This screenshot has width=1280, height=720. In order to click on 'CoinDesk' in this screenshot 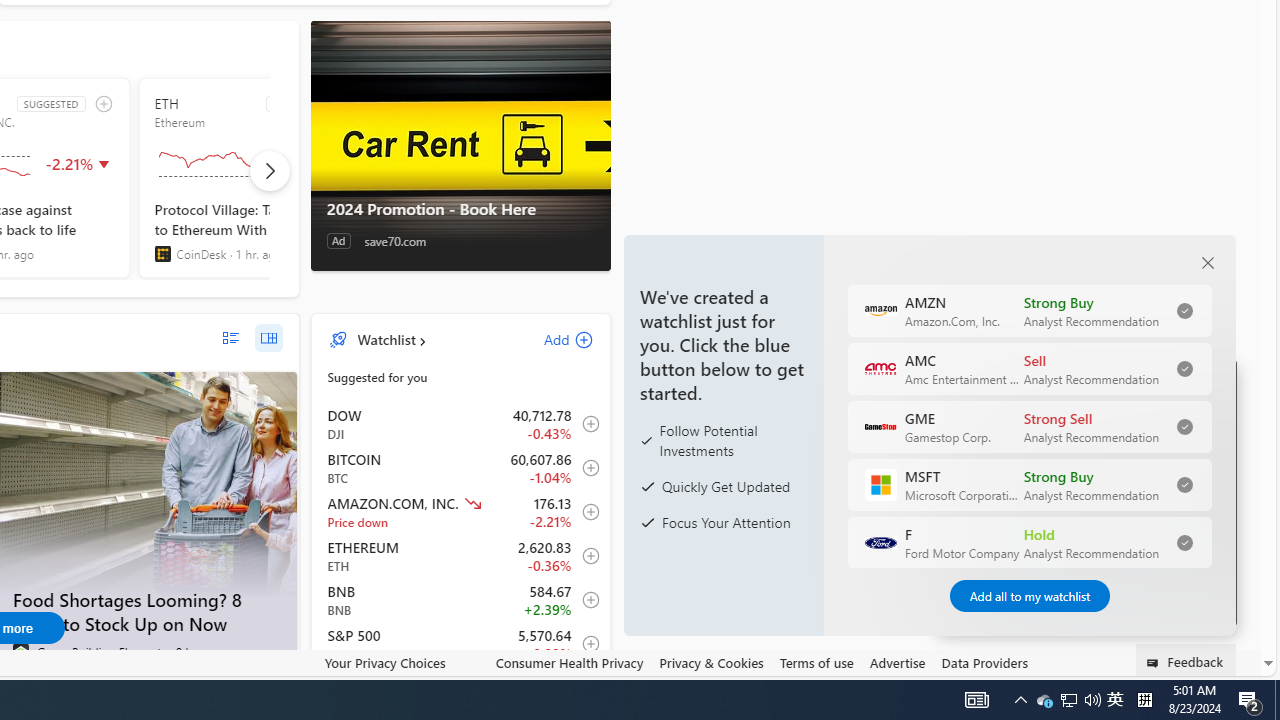, I will do `click(162, 253)`.